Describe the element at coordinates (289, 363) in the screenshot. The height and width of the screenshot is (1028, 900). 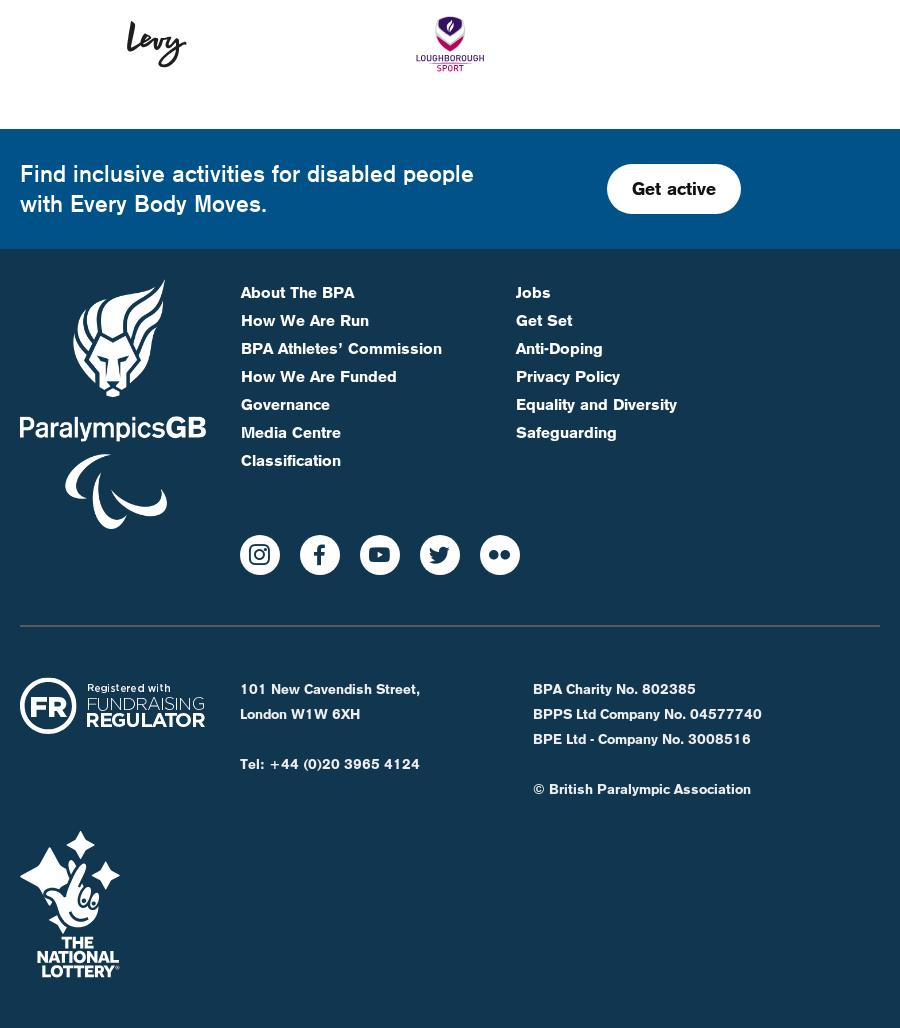
I see `'Media Centre'` at that location.